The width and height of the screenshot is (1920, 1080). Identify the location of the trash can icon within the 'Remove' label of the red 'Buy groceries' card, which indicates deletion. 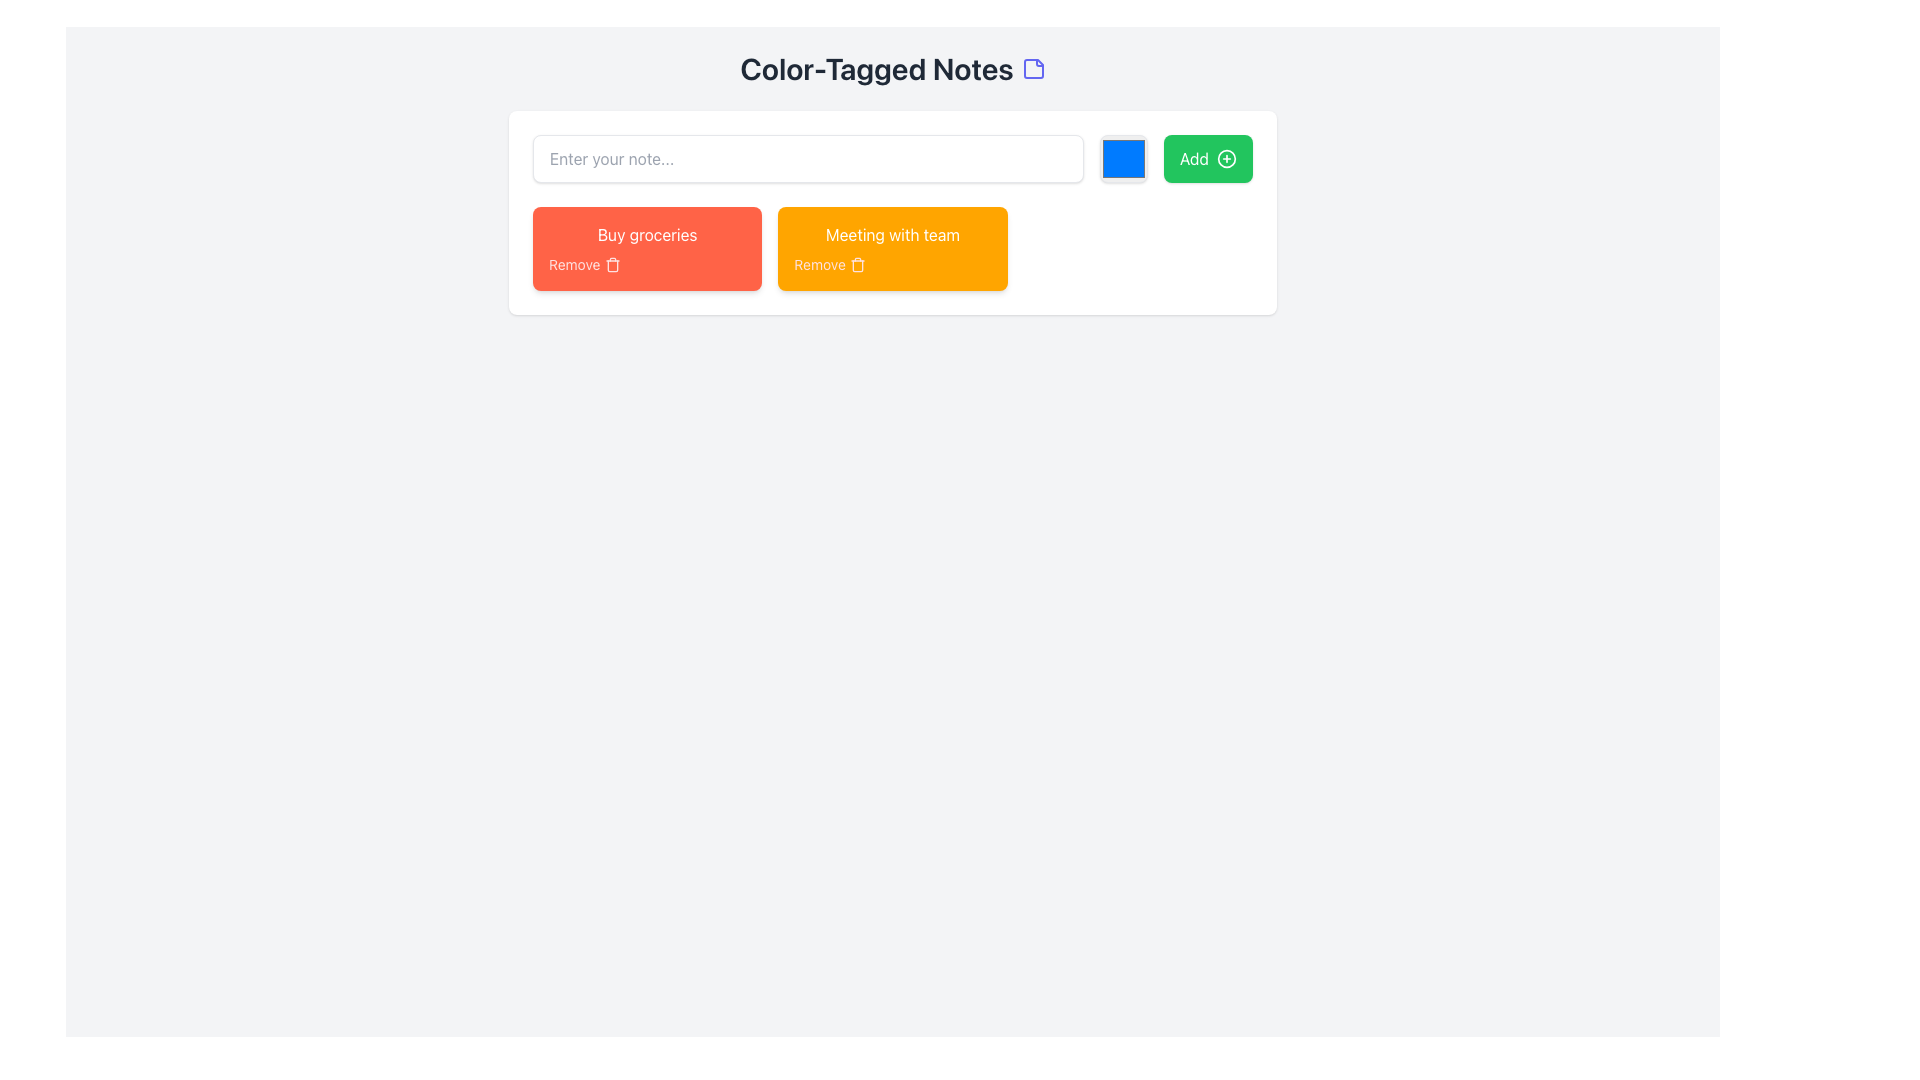
(611, 264).